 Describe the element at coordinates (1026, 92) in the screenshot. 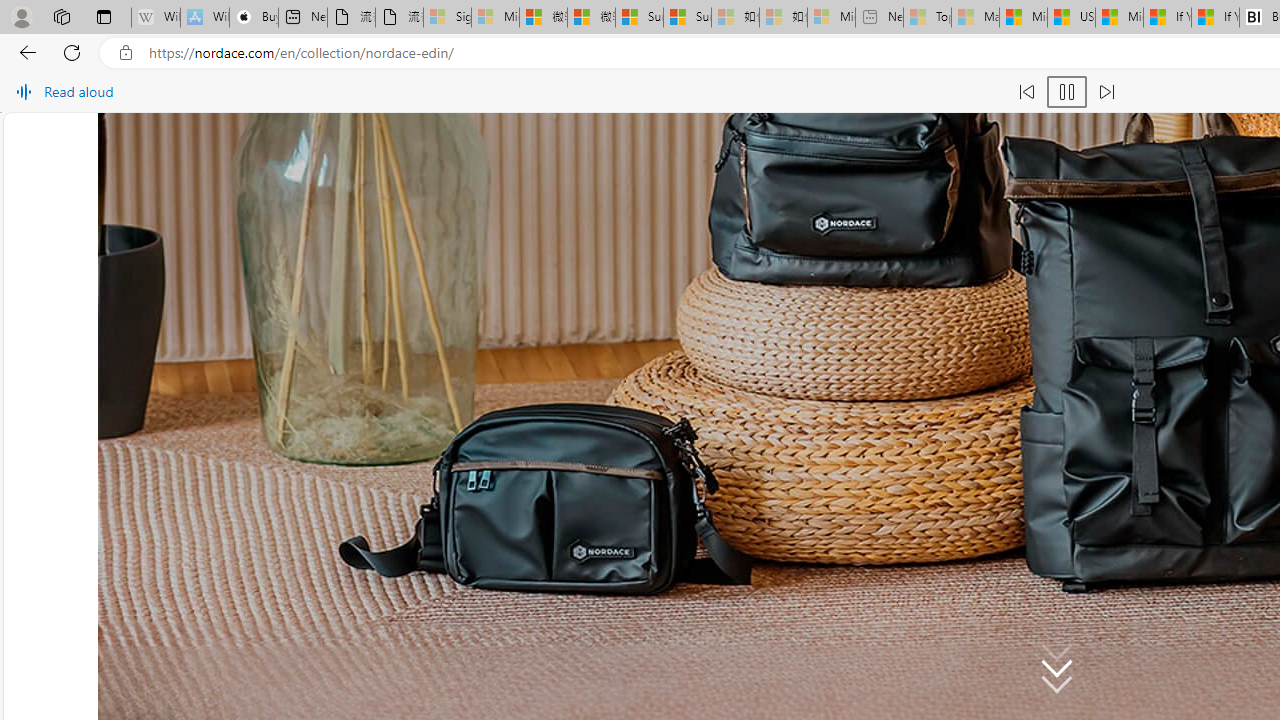

I see `'Read previous paragraph'` at that location.